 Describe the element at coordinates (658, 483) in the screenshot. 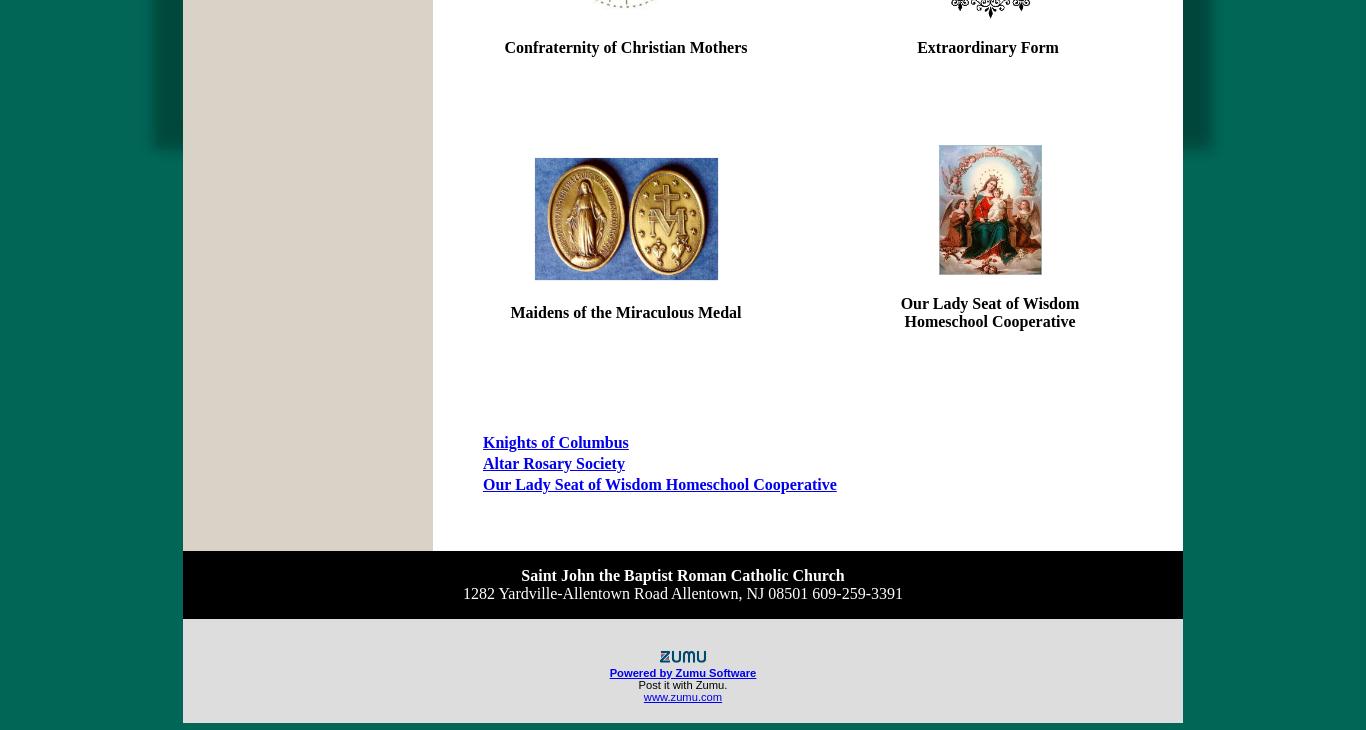

I see `'Our Lady Seat of Wisdom Homeschool Cooperative'` at that location.